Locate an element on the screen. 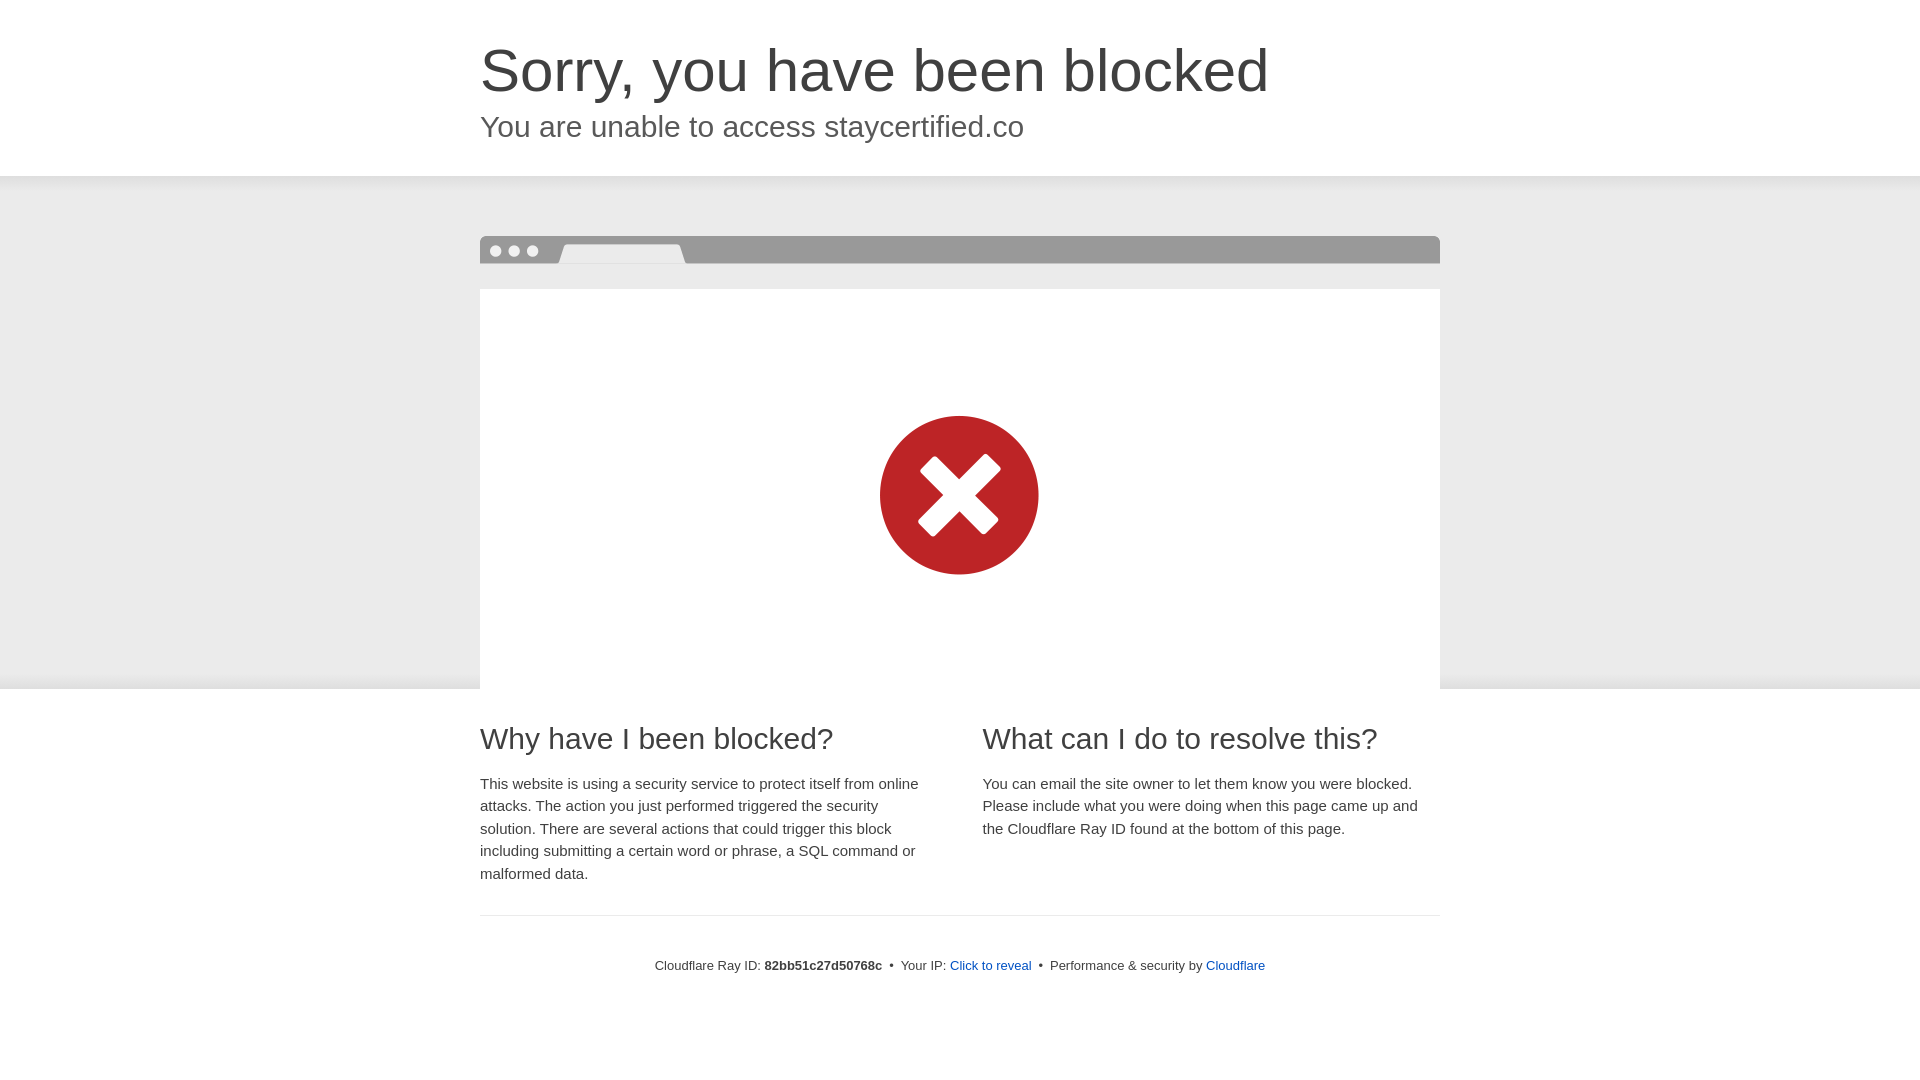 Image resolution: width=1920 pixels, height=1080 pixels. 'Click to reveal' is located at coordinates (990, 964).